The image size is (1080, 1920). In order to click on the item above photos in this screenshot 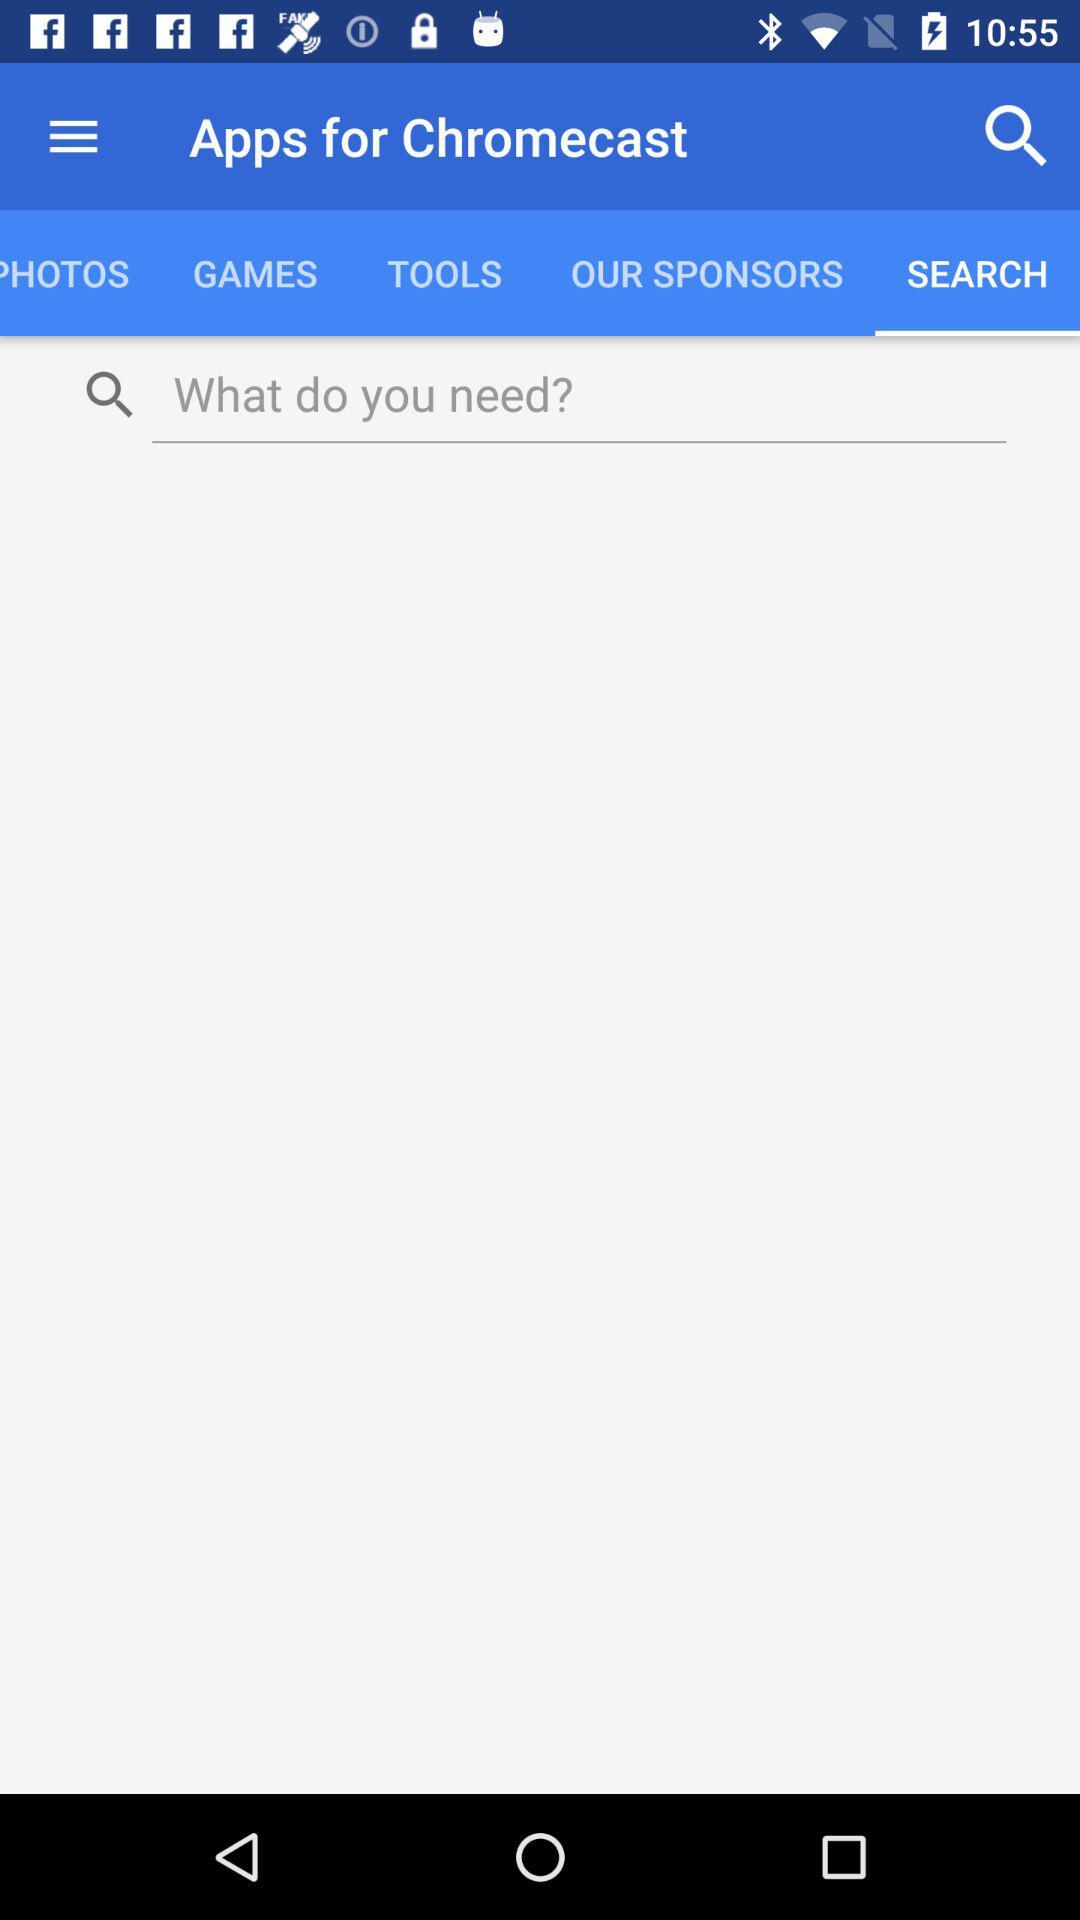, I will do `click(72, 135)`.